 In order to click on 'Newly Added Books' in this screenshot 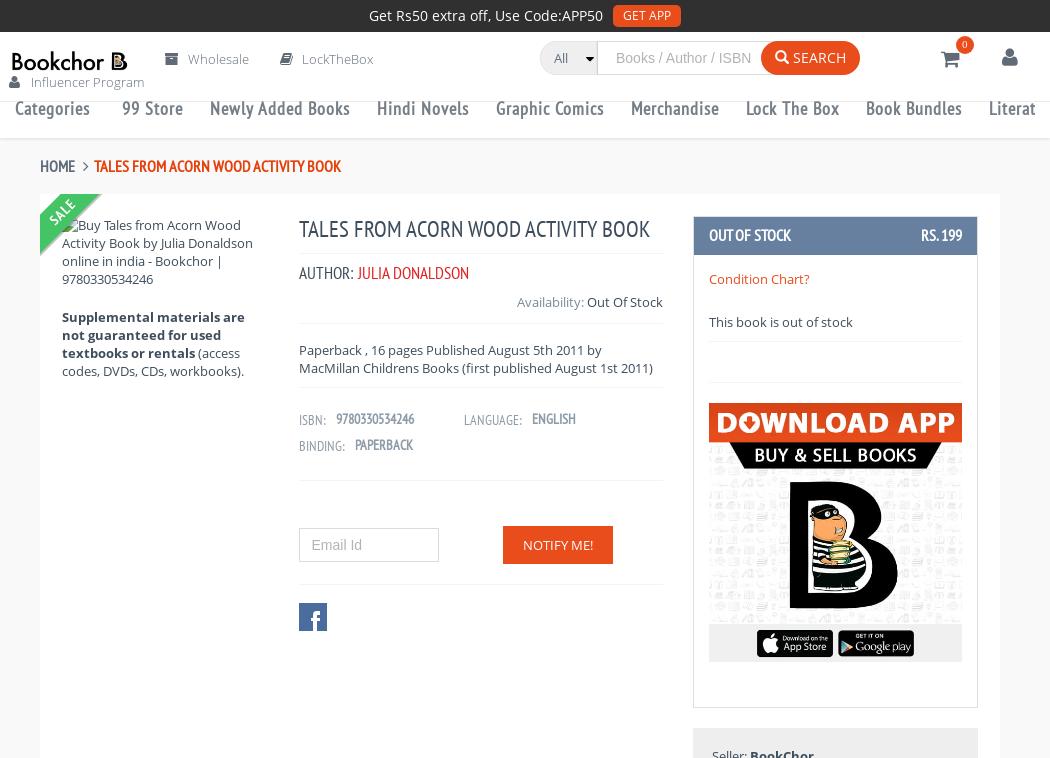, I will do `click(279, 106)`.